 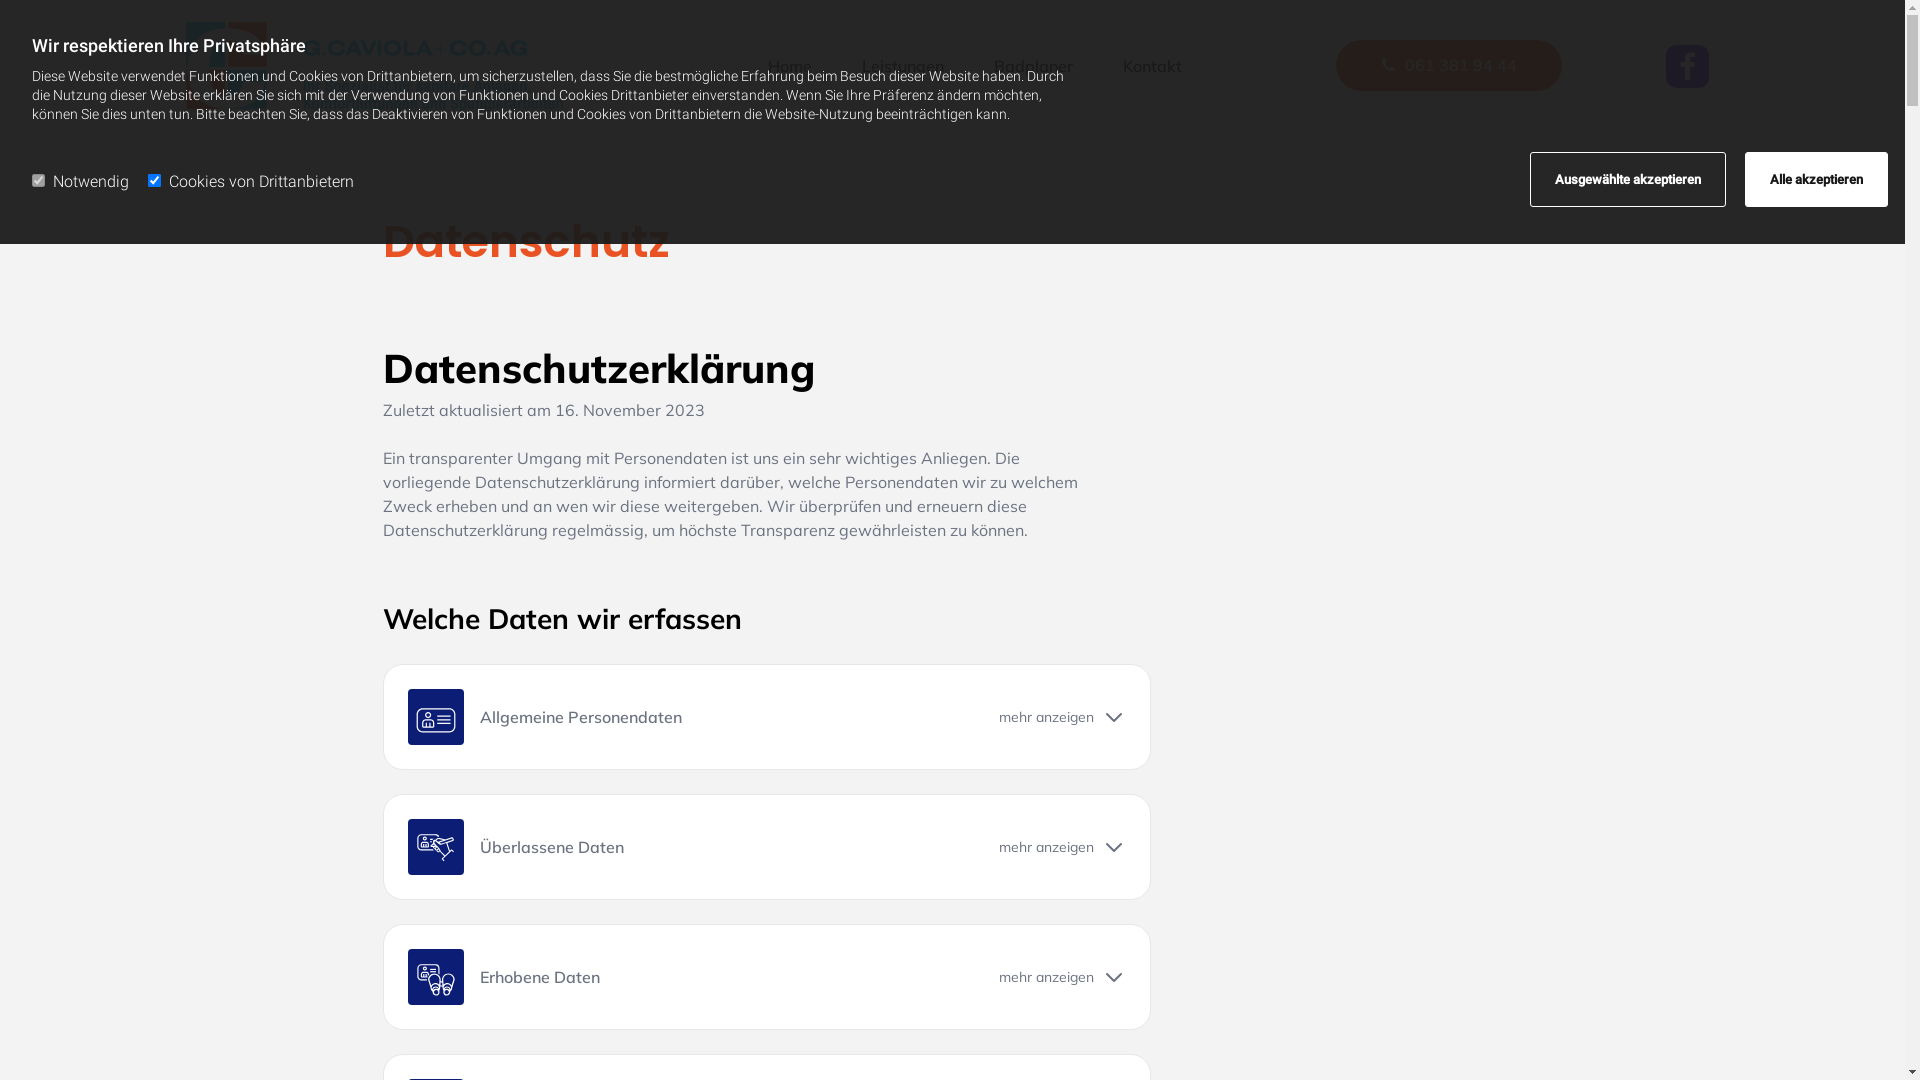 What do you see at coordinates (1112, 65) in the screenshot?
I see `'Kontakt'` at bounding box center [1112, 65].